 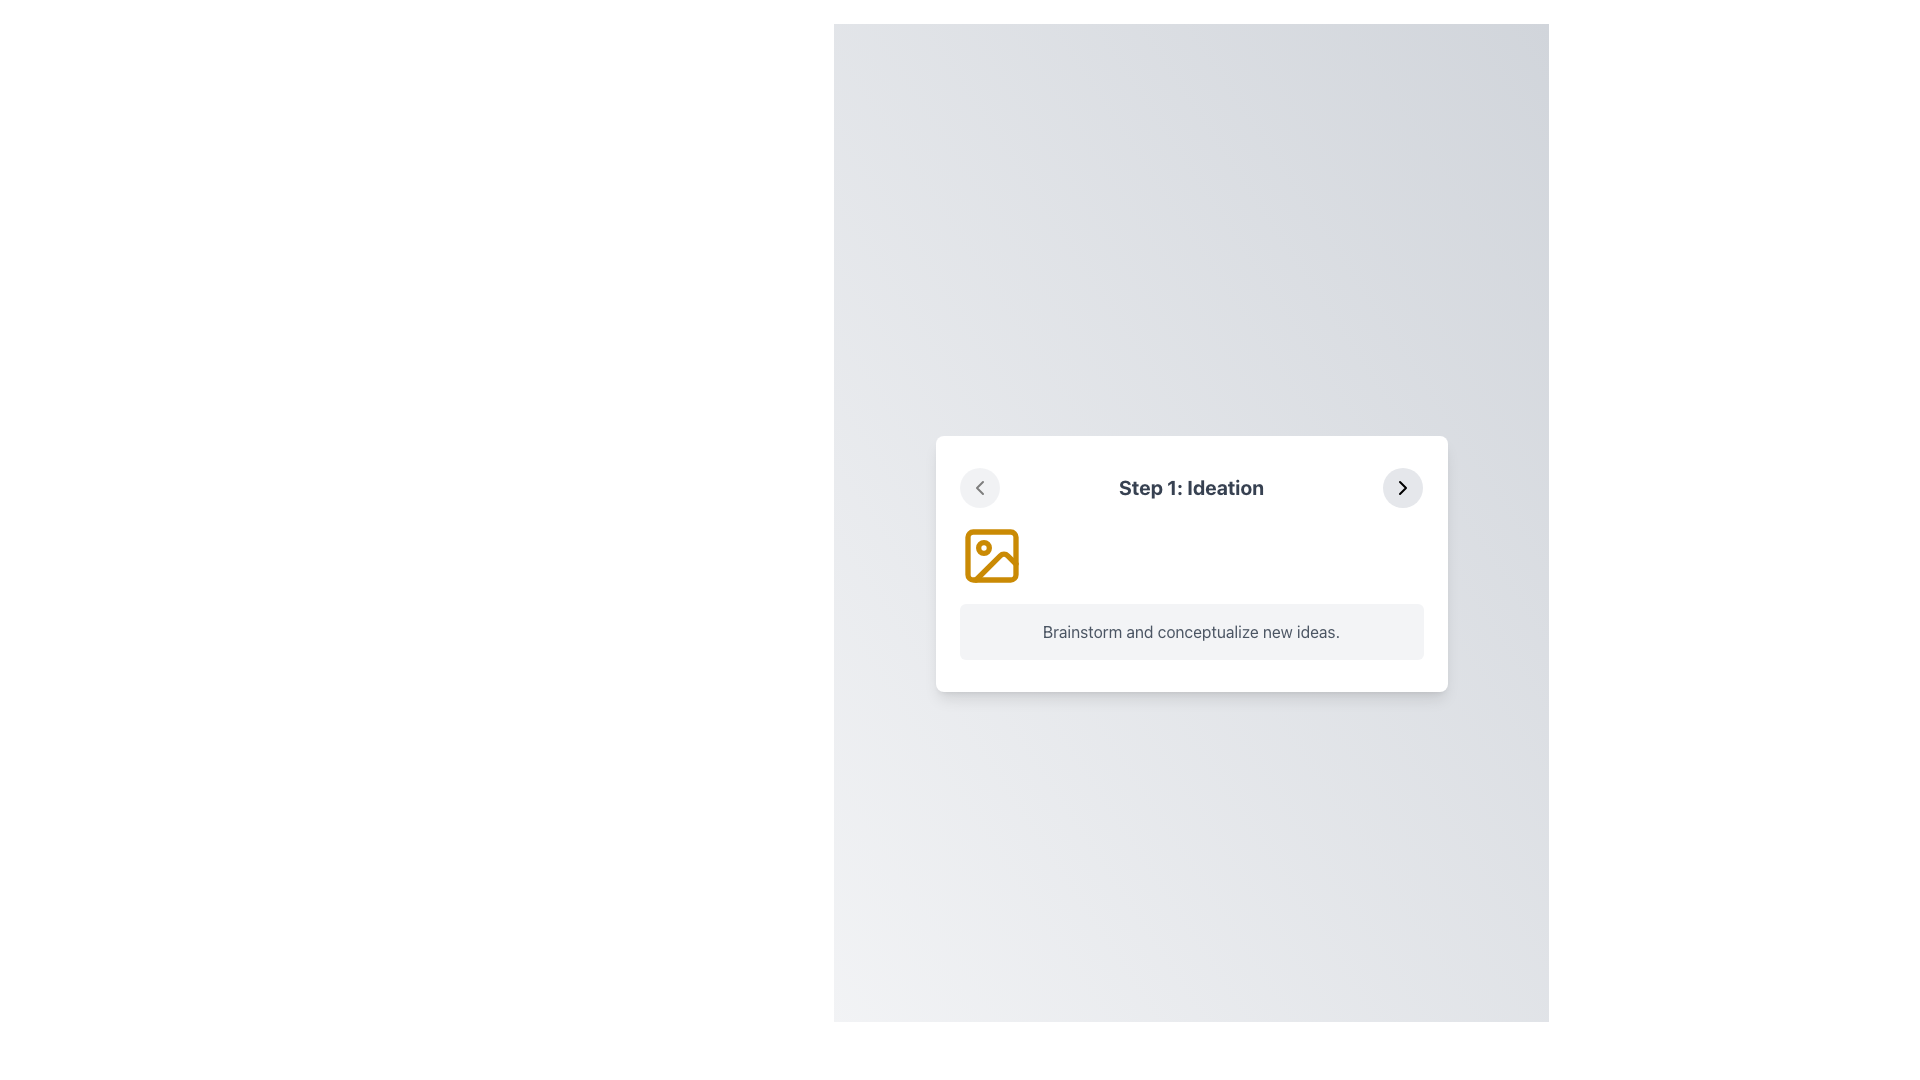 I want to click on the Circle SVG graphic element that is a decorative feature within the image icon of the card titled 'Step 1: Ideation', so click(x=983, y=547).